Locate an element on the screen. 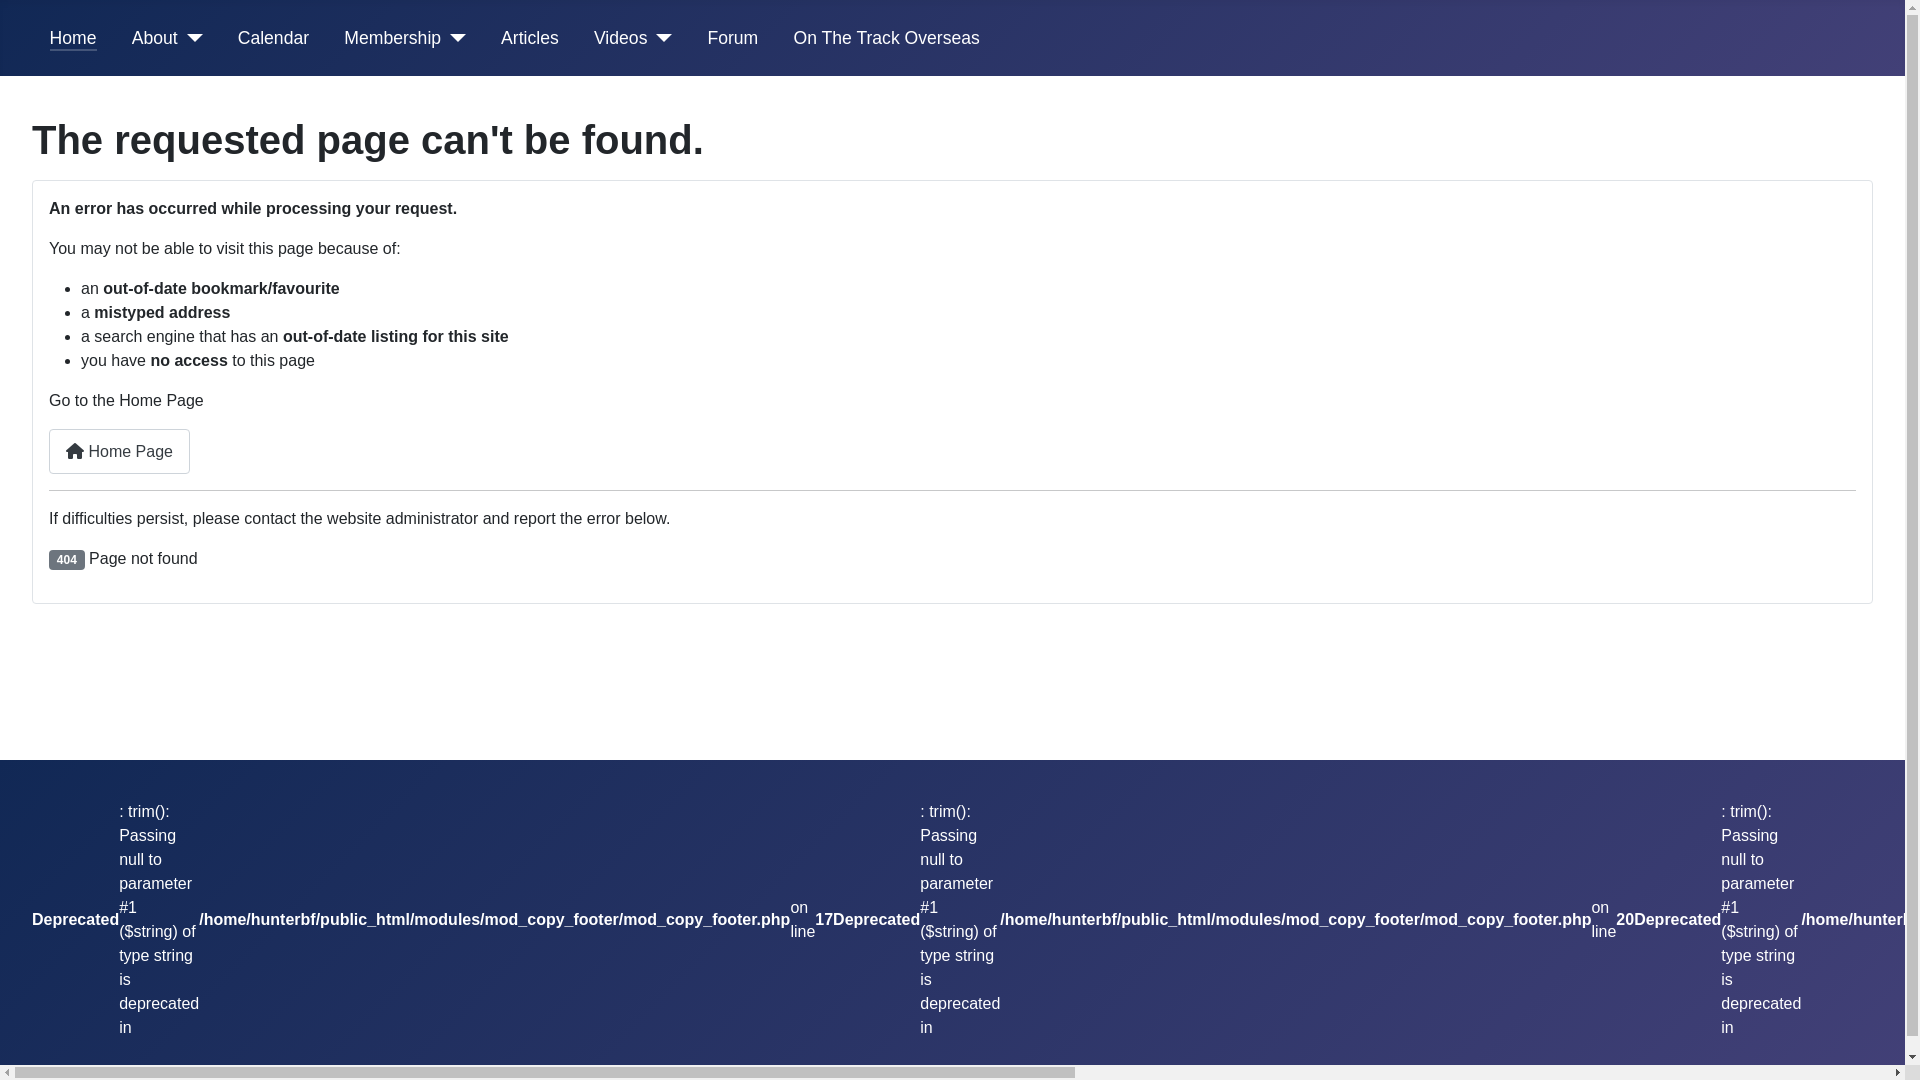 This screenshot has width=1920, height=1080. 'Home' is located at coordinates (73, 38).